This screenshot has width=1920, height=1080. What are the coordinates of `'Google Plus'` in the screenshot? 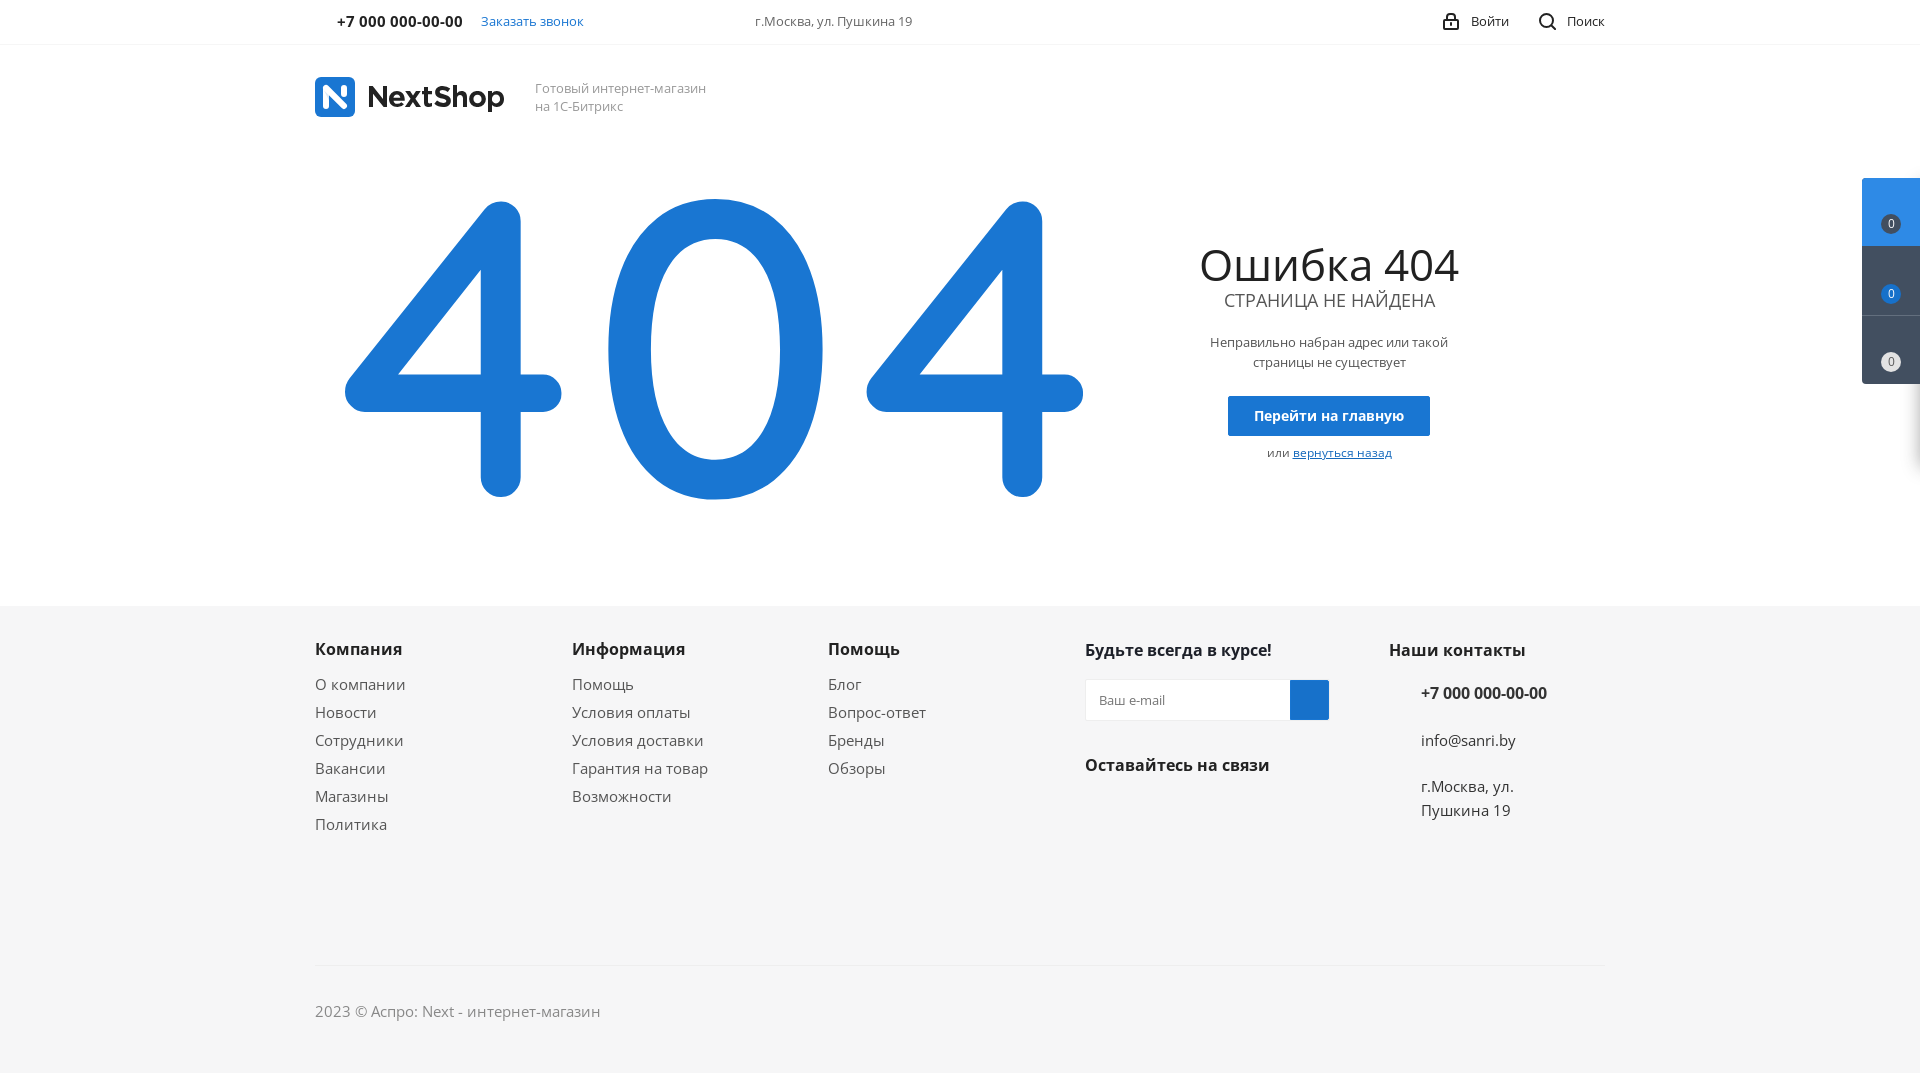 It's located at (1103, 911).